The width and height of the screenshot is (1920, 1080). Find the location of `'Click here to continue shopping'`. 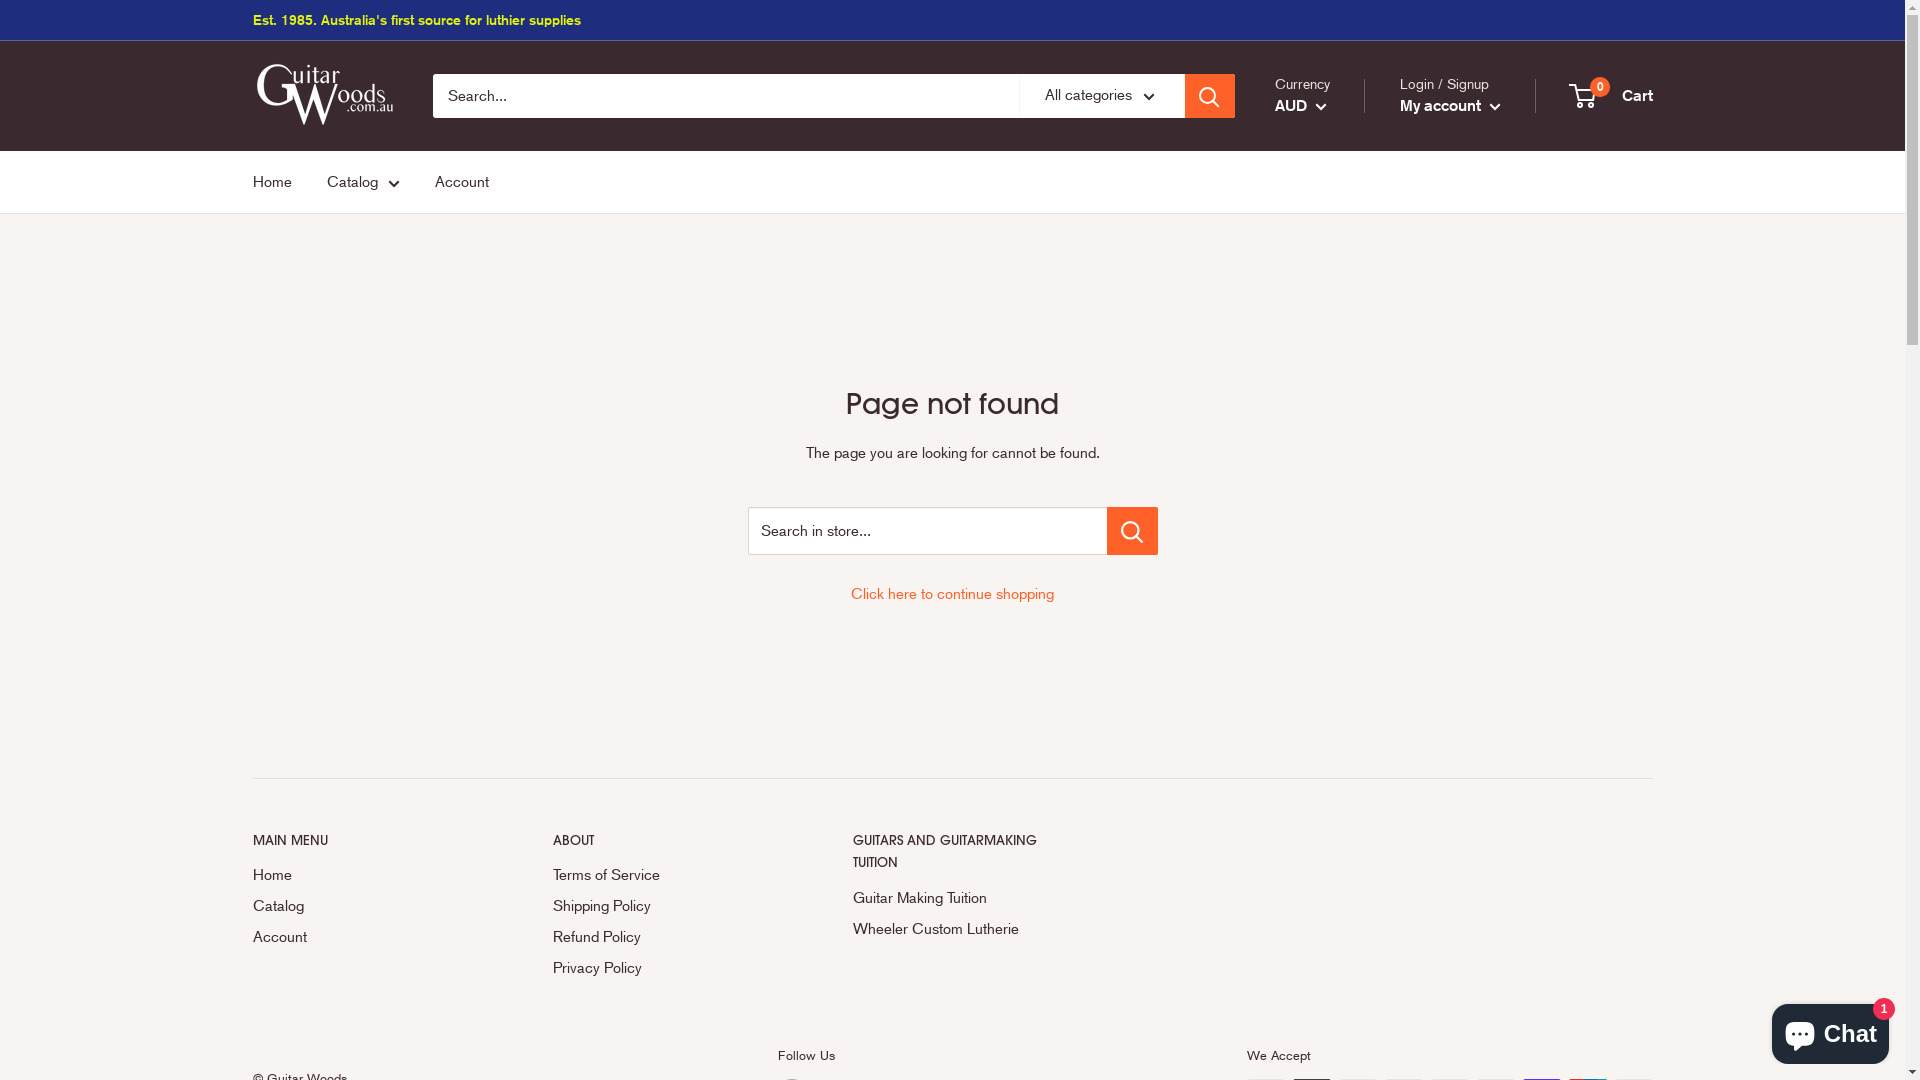

'Click here to continue shopping' is located at coordinates (951, 593).